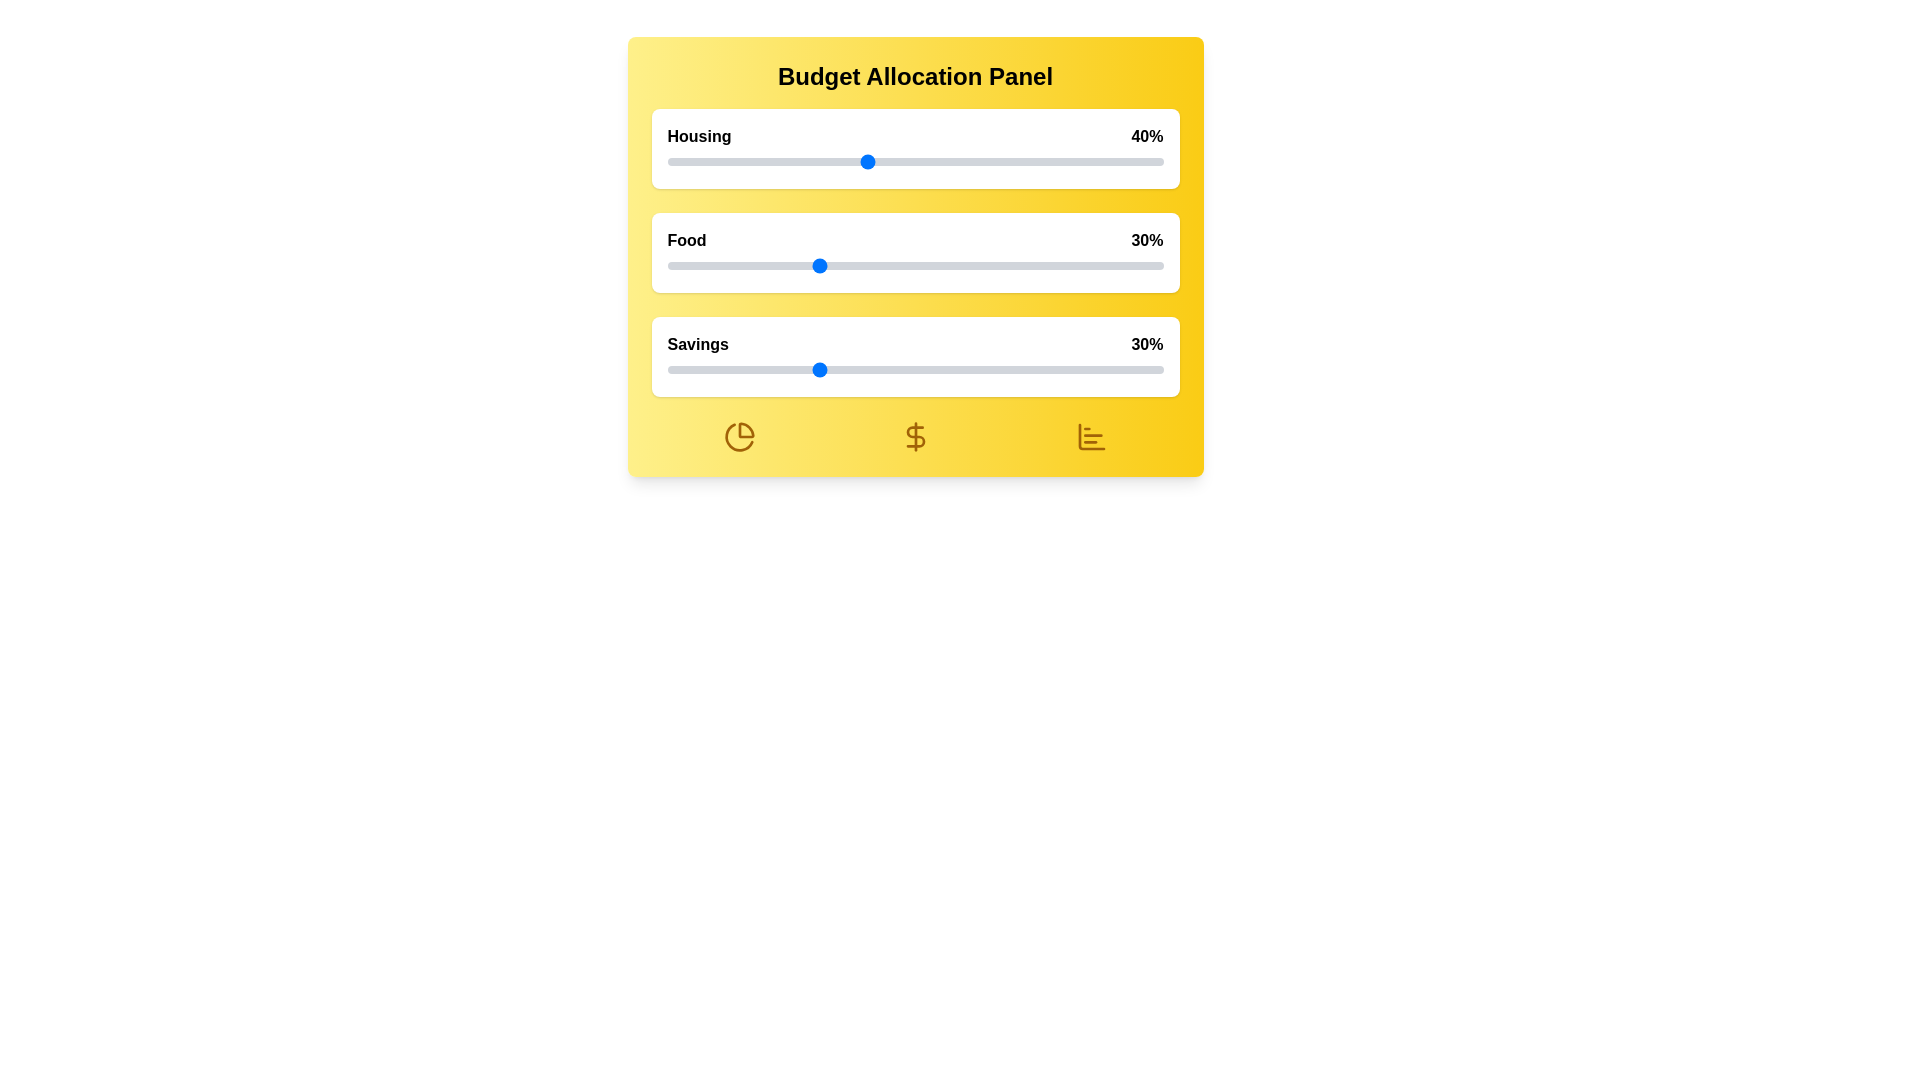 Image resolution: width=1920 pixels, height=1080 pixels. I want to click on the curvy part of the dollar sign icon located centrally in the bottom section of the panel, so click(914, 435).